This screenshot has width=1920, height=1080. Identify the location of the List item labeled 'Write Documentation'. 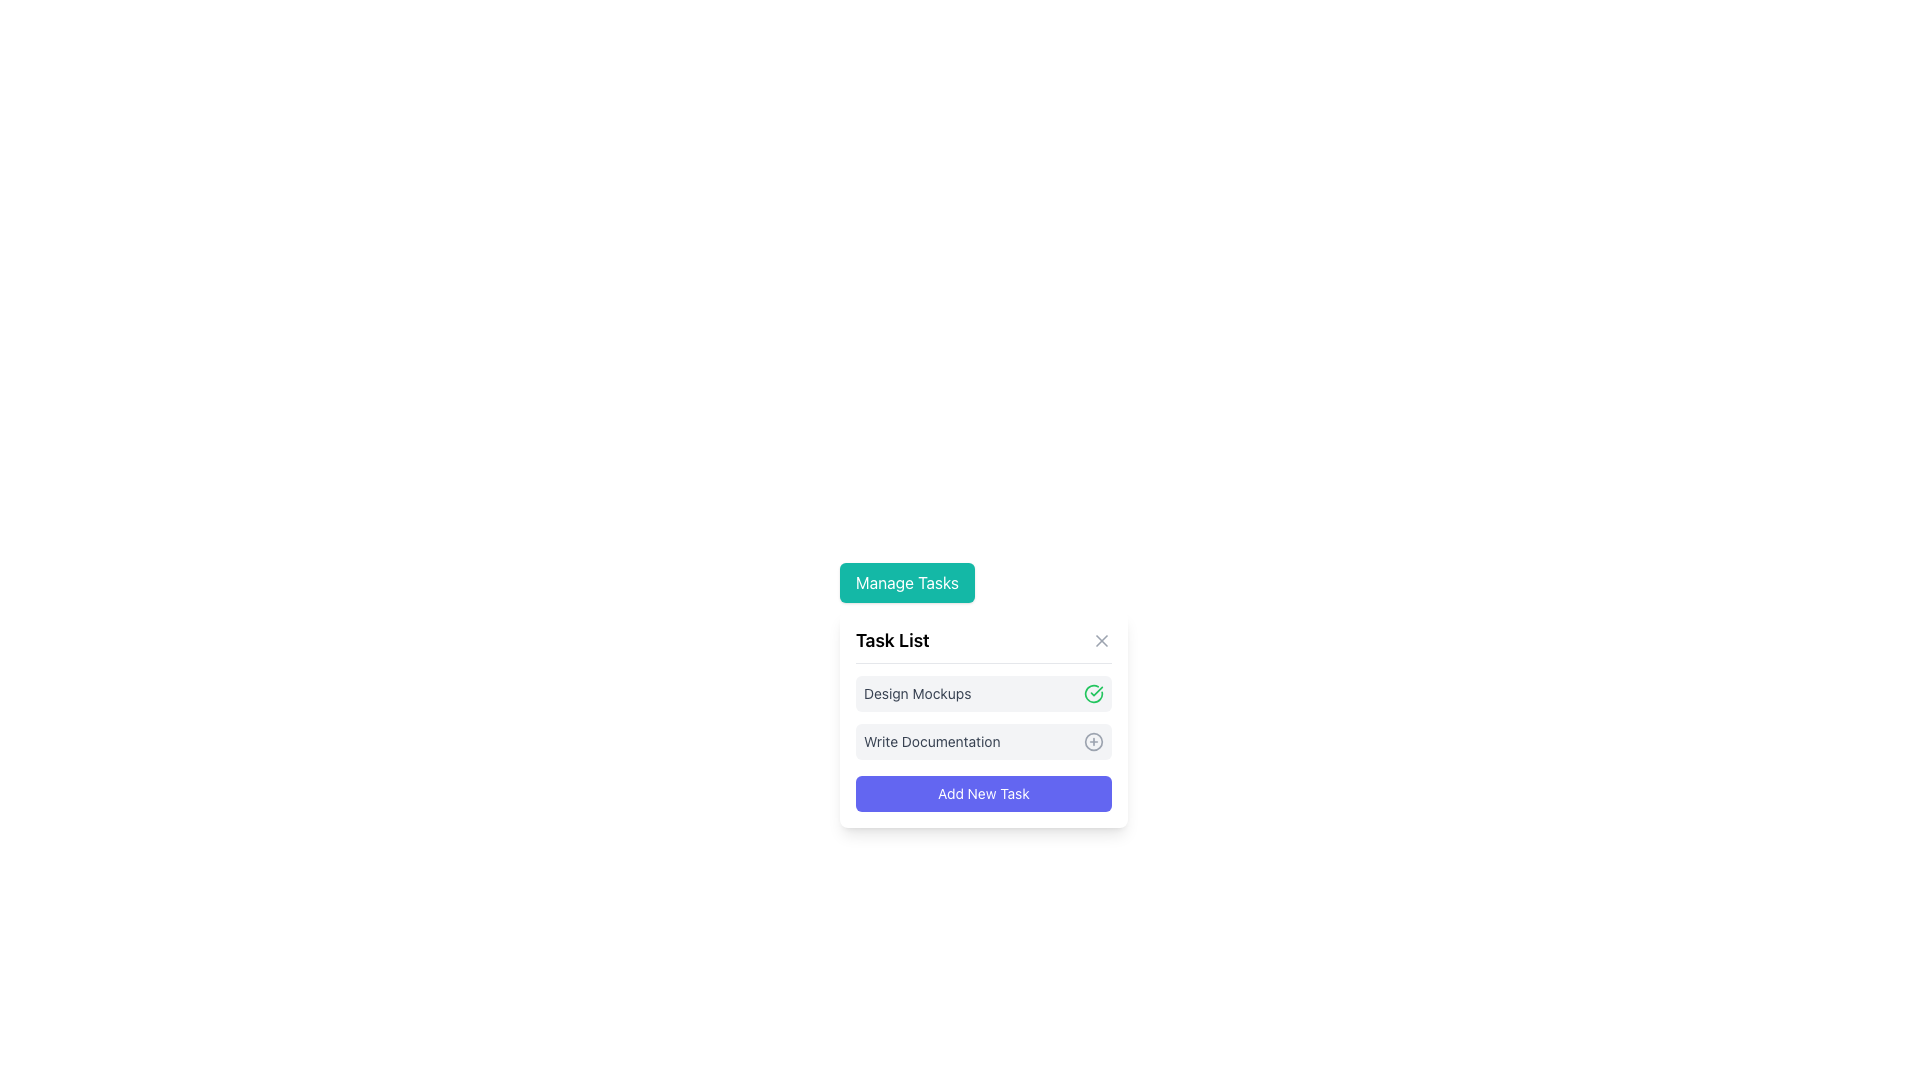
(983, 741).